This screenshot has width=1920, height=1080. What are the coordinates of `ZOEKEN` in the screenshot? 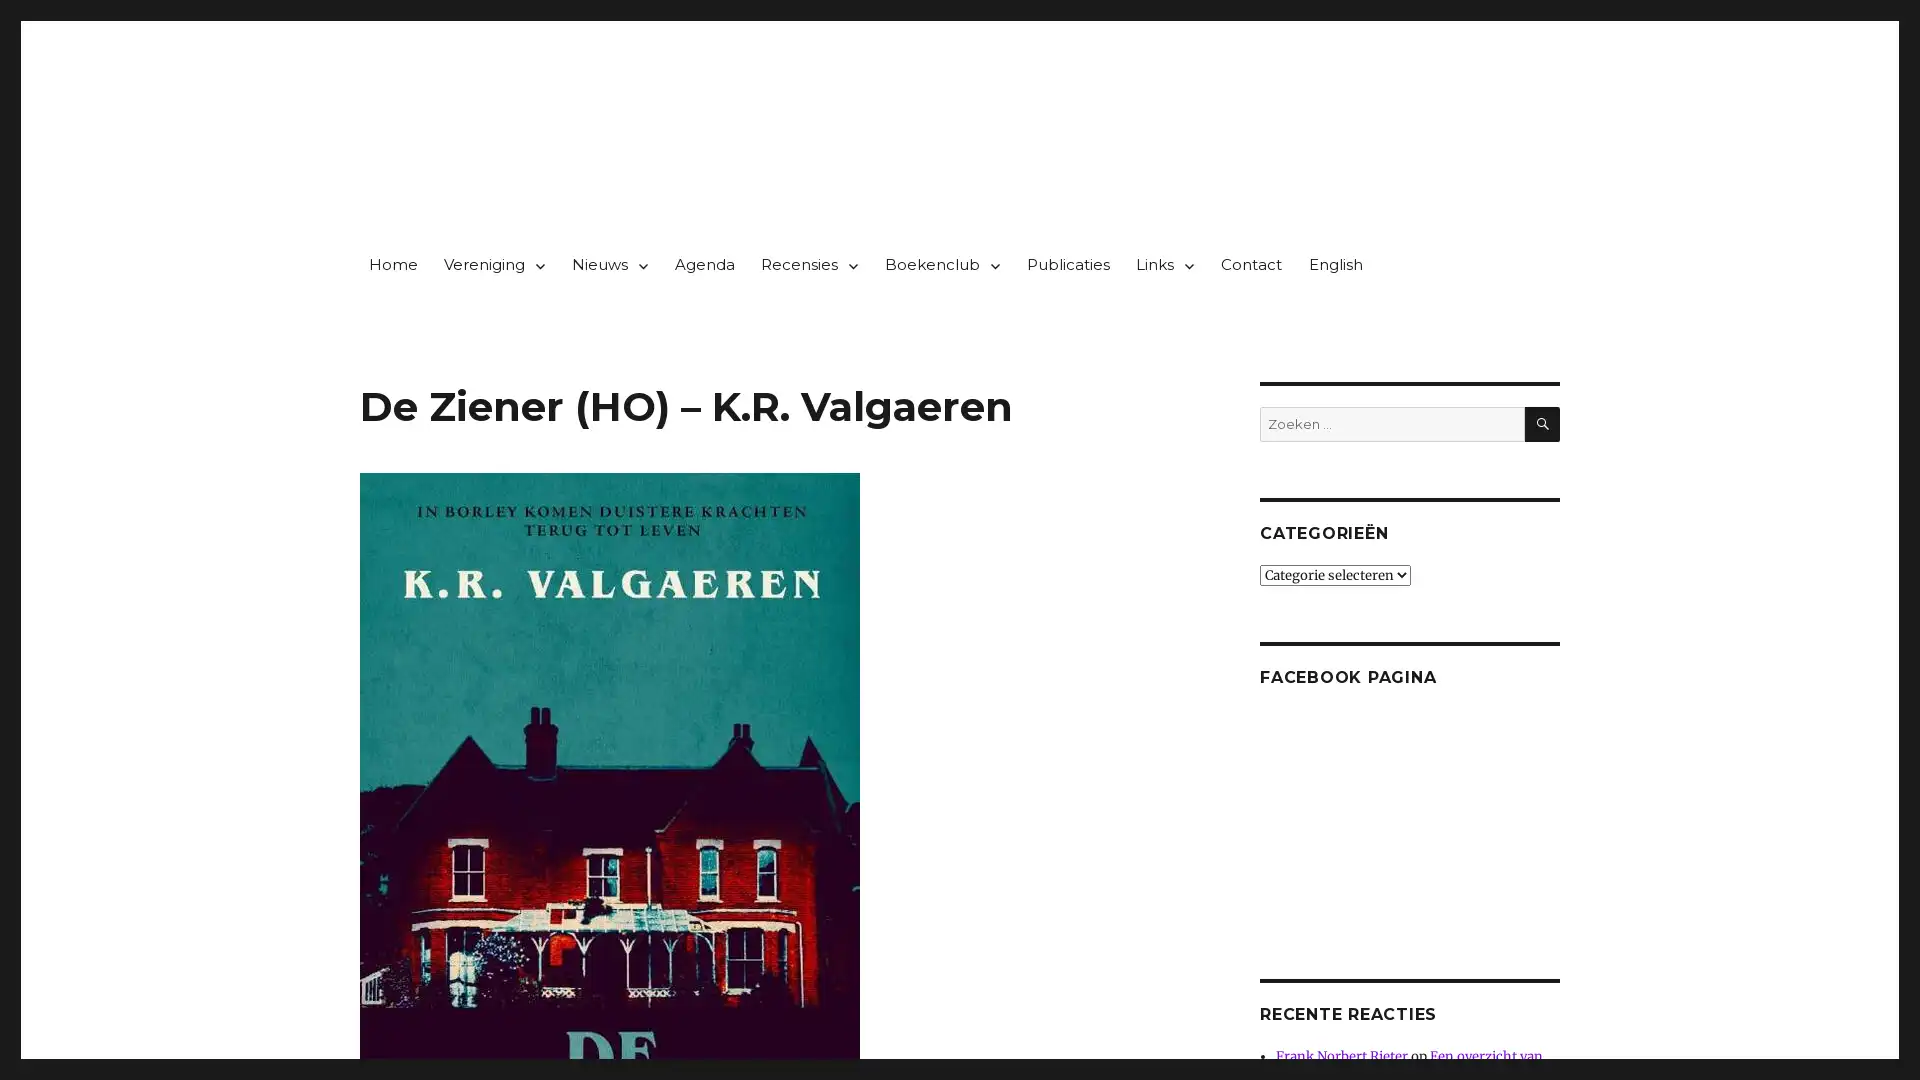 It's located at (1541, 423).